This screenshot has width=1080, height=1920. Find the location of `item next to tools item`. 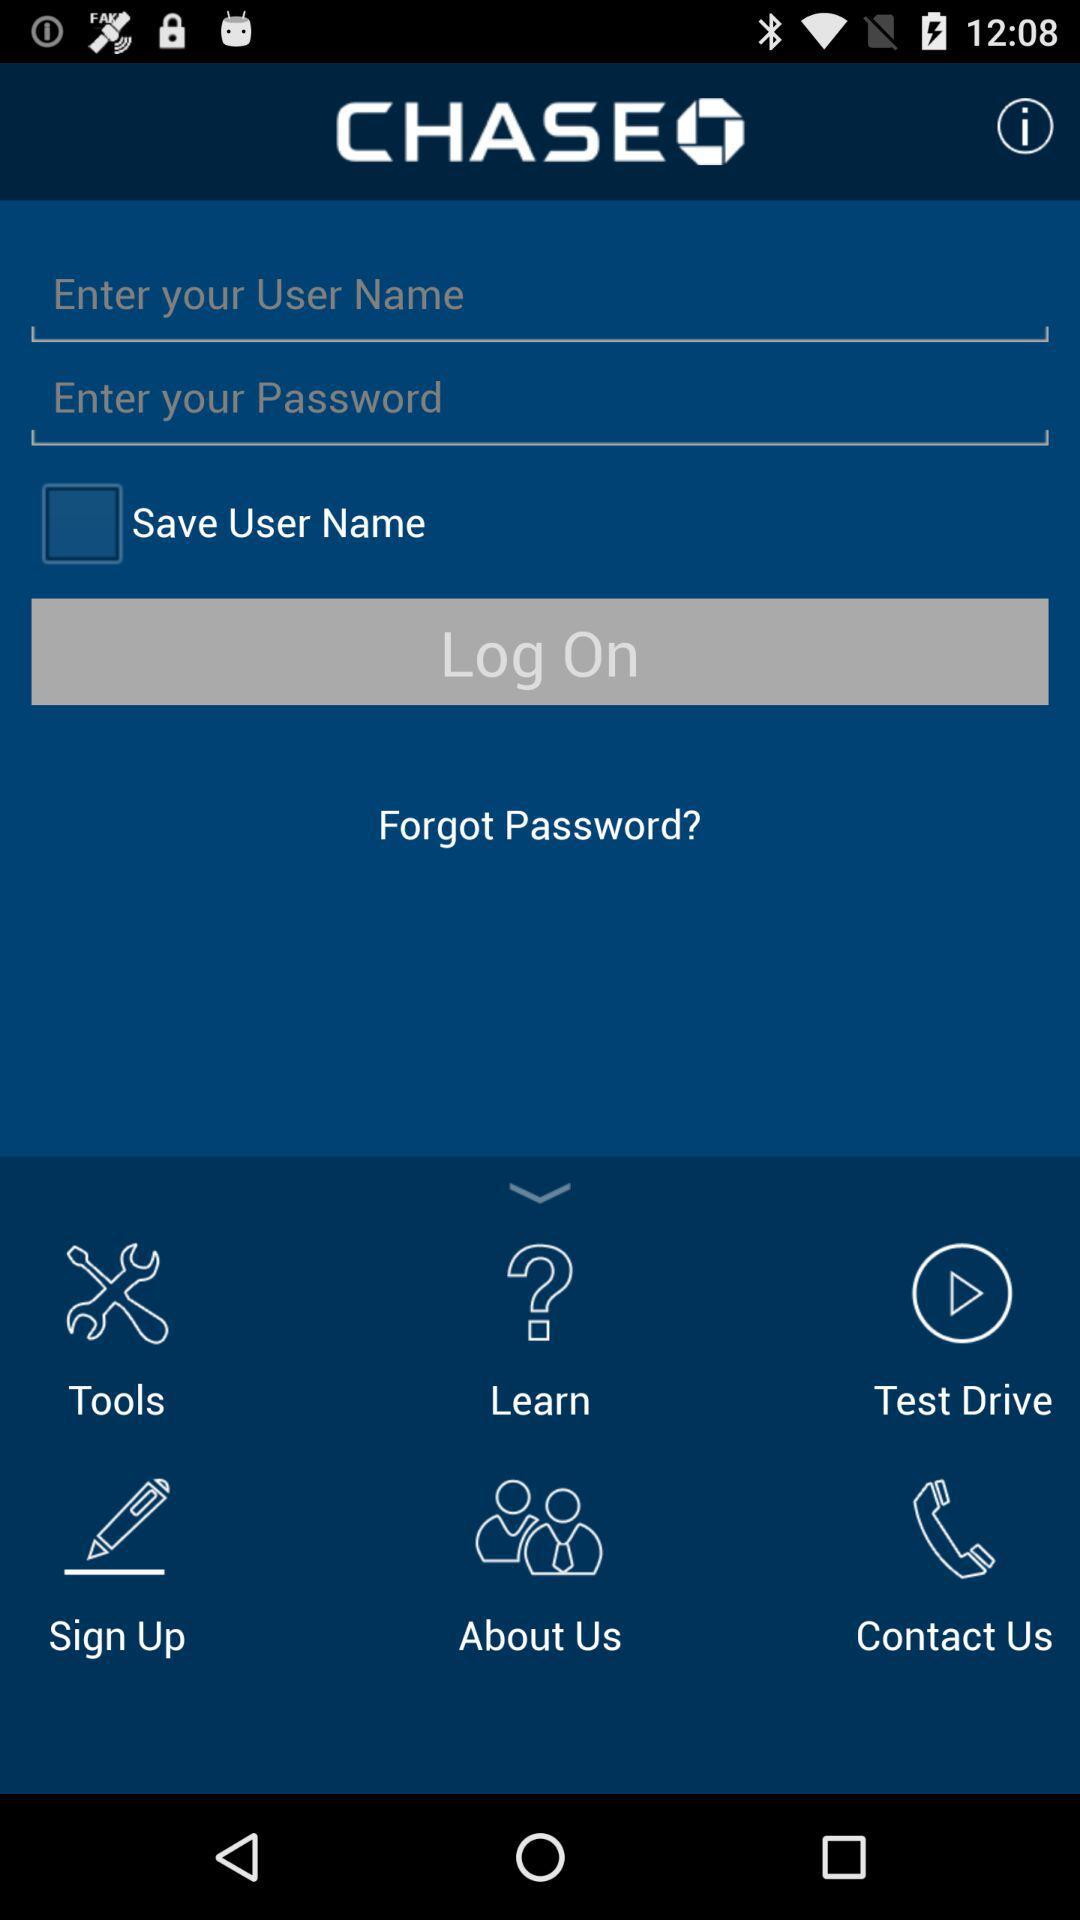

item next to tools item is located at coordinates (540, 1327).